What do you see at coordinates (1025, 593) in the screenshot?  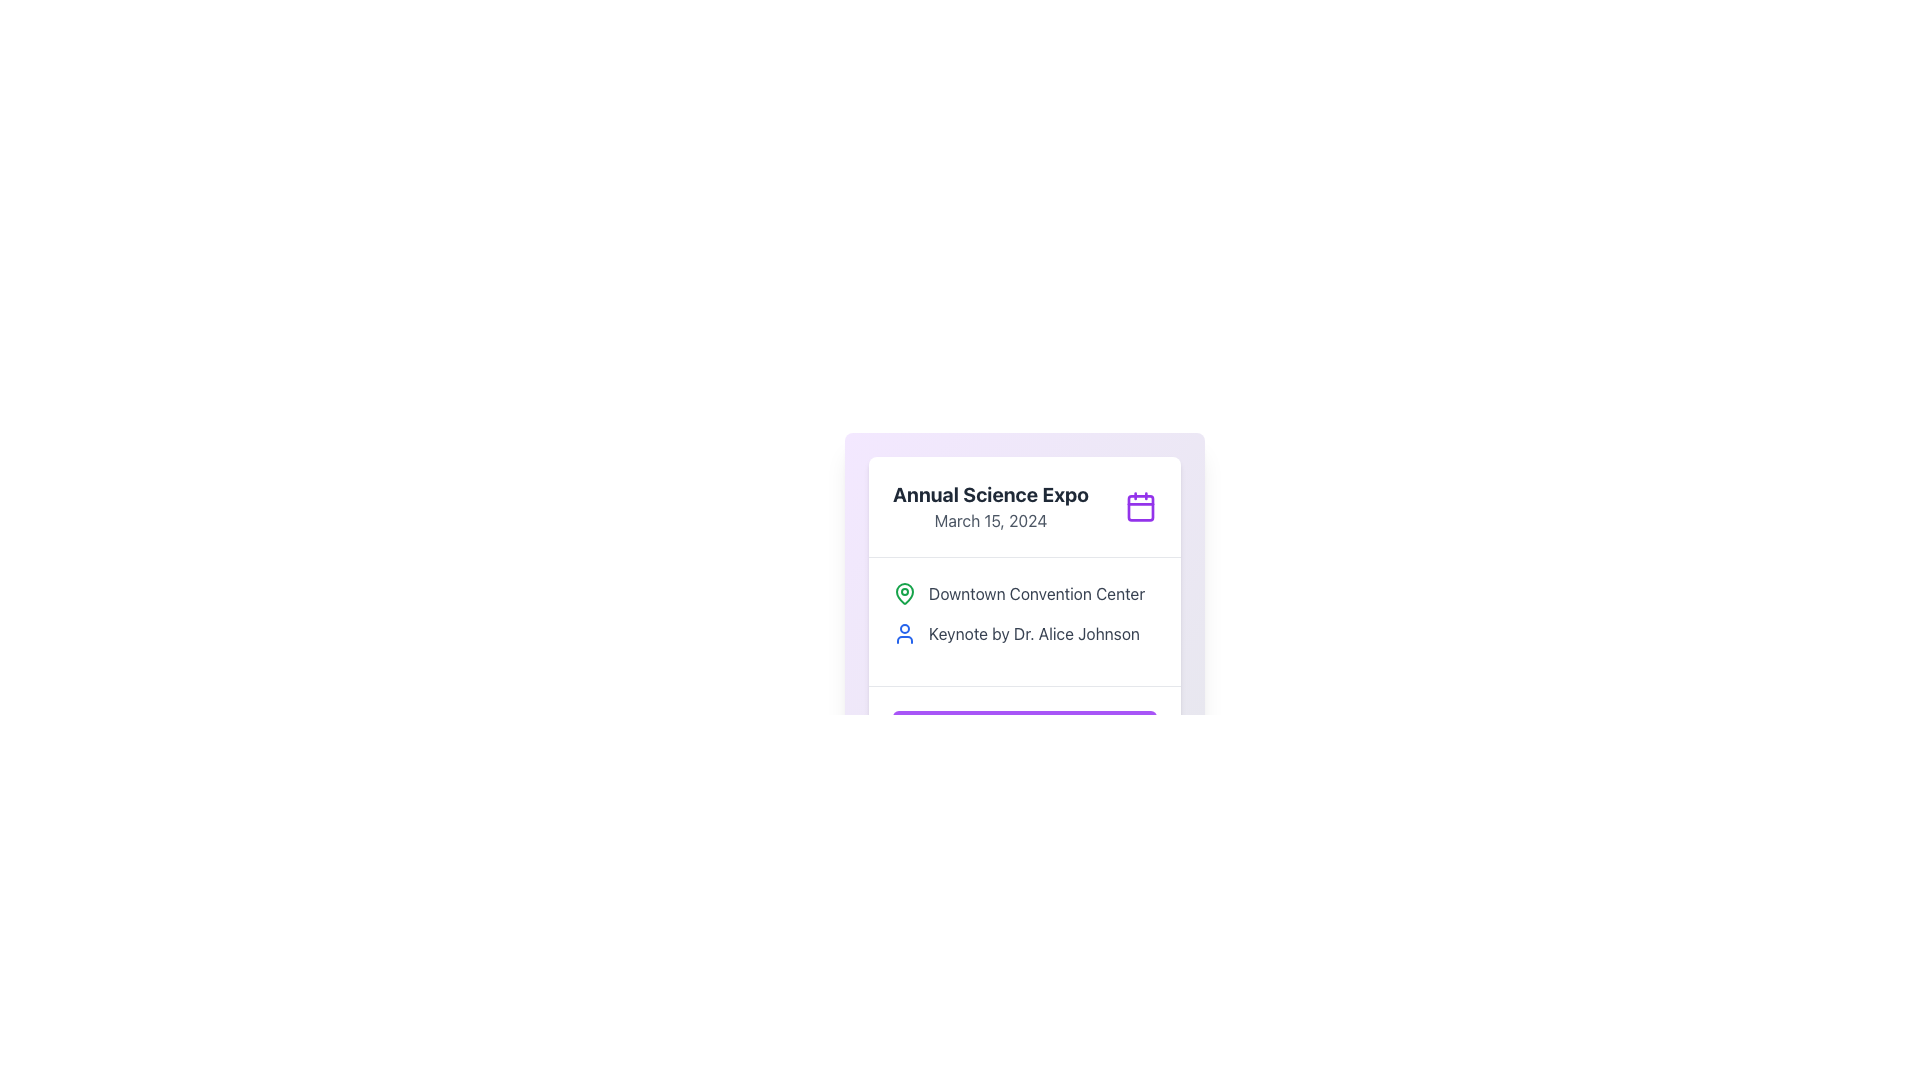 I see `the labeled information display icon and text component located below the event title and above the keynote speaker section, which serves to inform users about the venue or location of the event` at bounding box center [1025, 593].